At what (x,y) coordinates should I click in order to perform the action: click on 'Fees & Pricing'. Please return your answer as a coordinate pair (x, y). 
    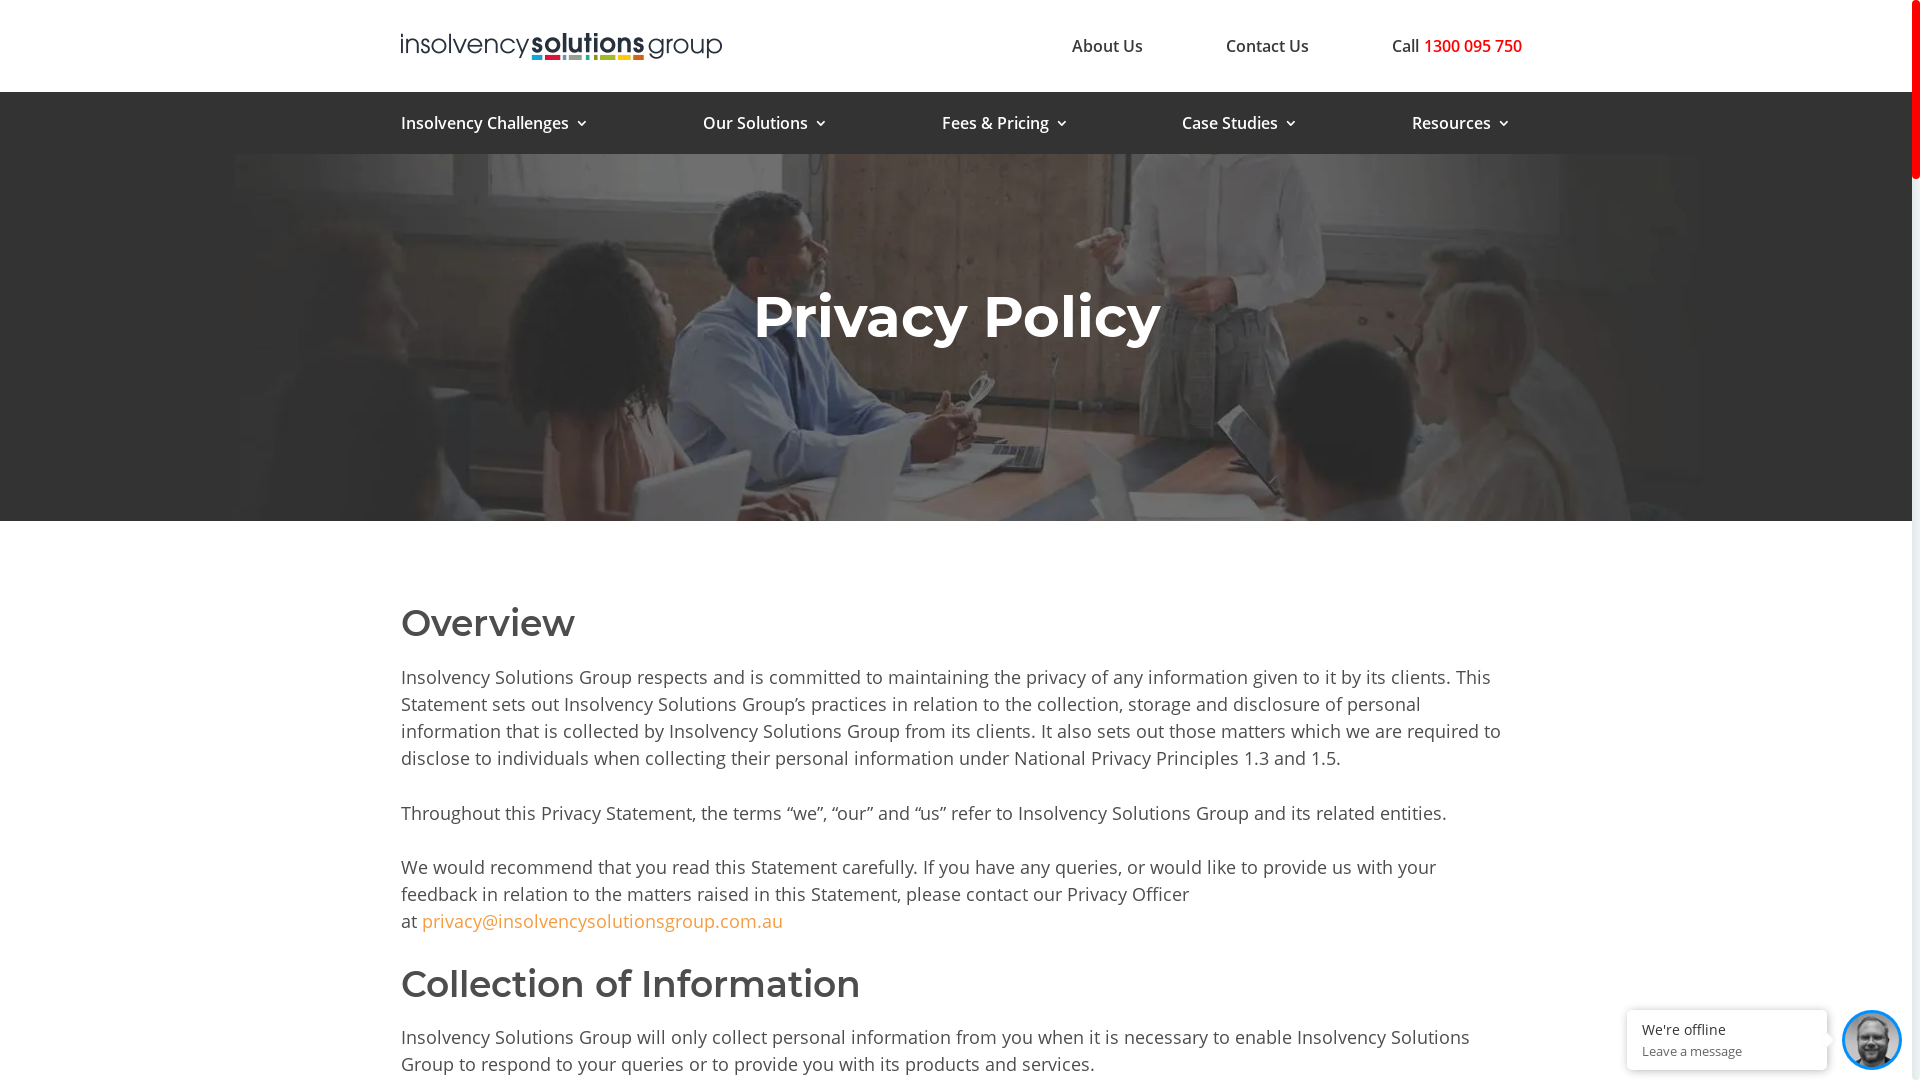
    Looking at the image, I should click on (1005, 127).